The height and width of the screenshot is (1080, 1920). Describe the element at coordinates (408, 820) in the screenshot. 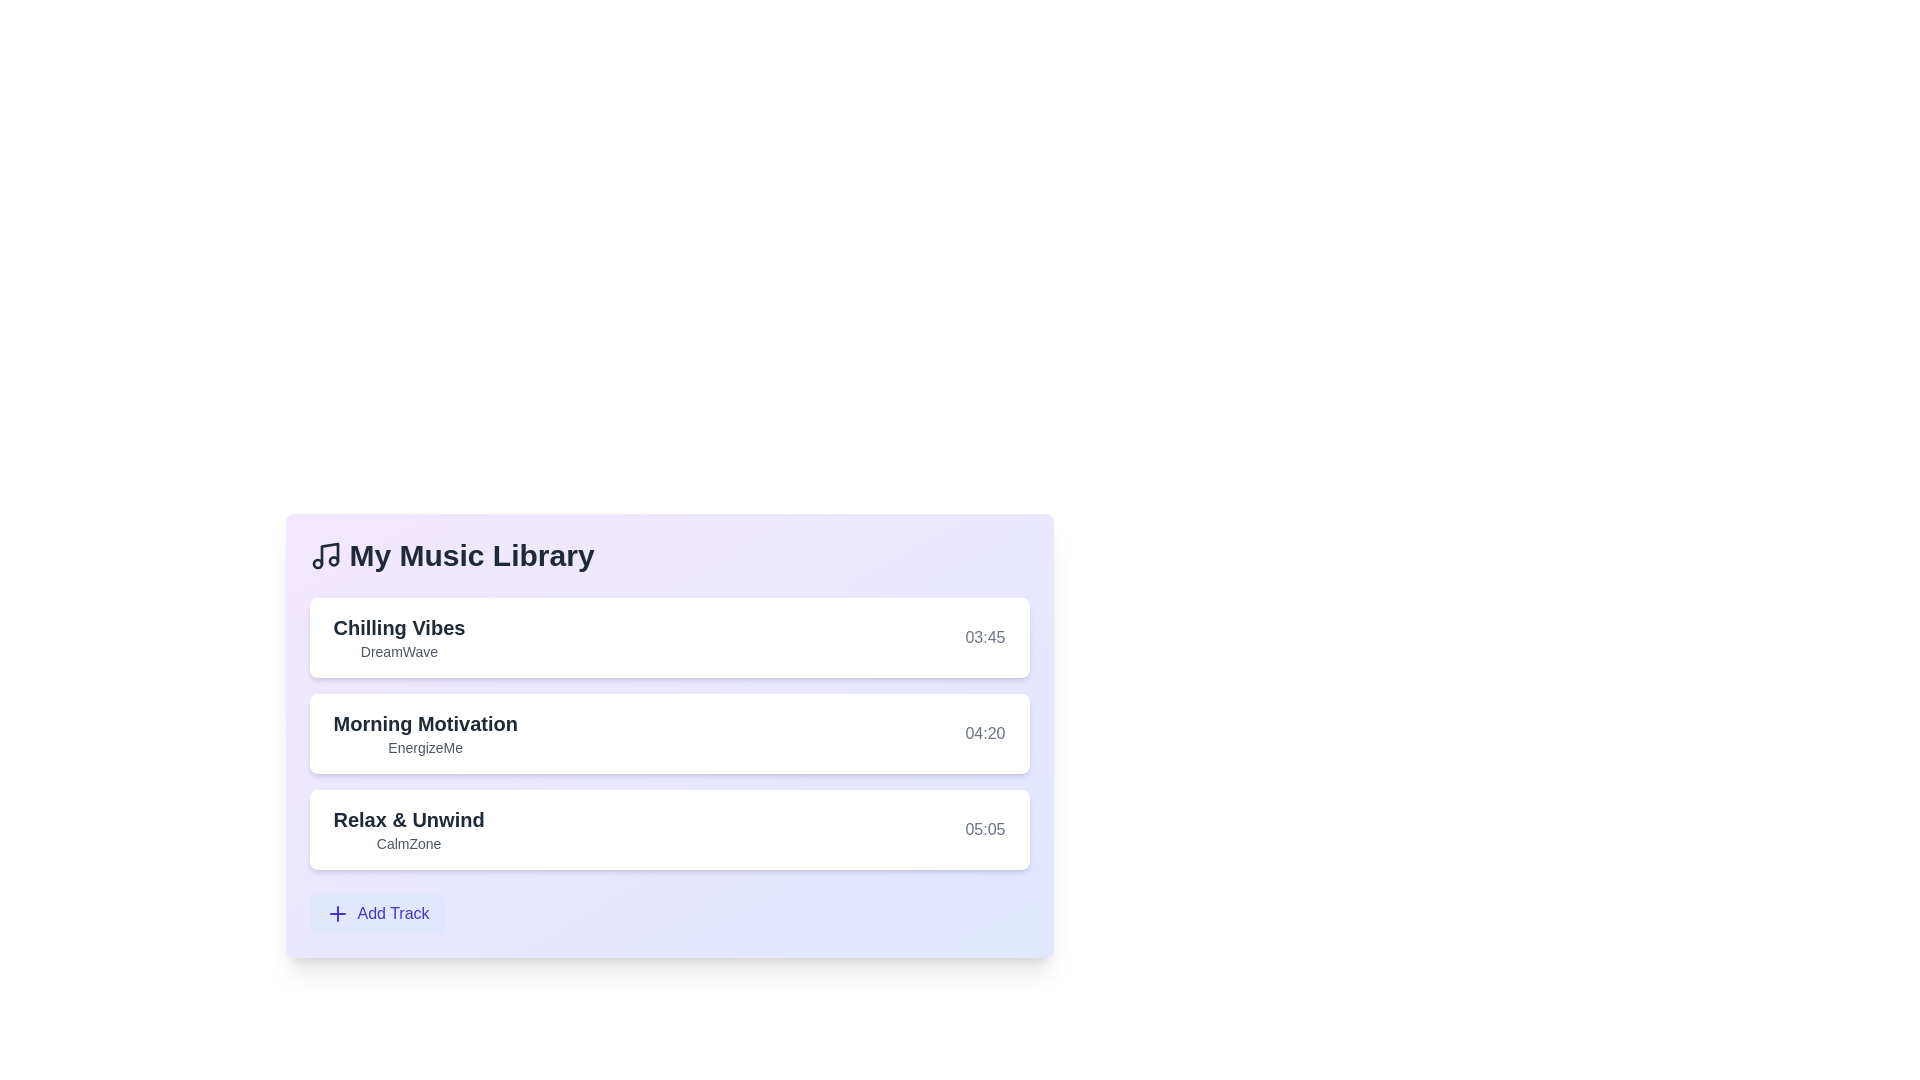

I see `the track titled Relax & Unwind` at that location.